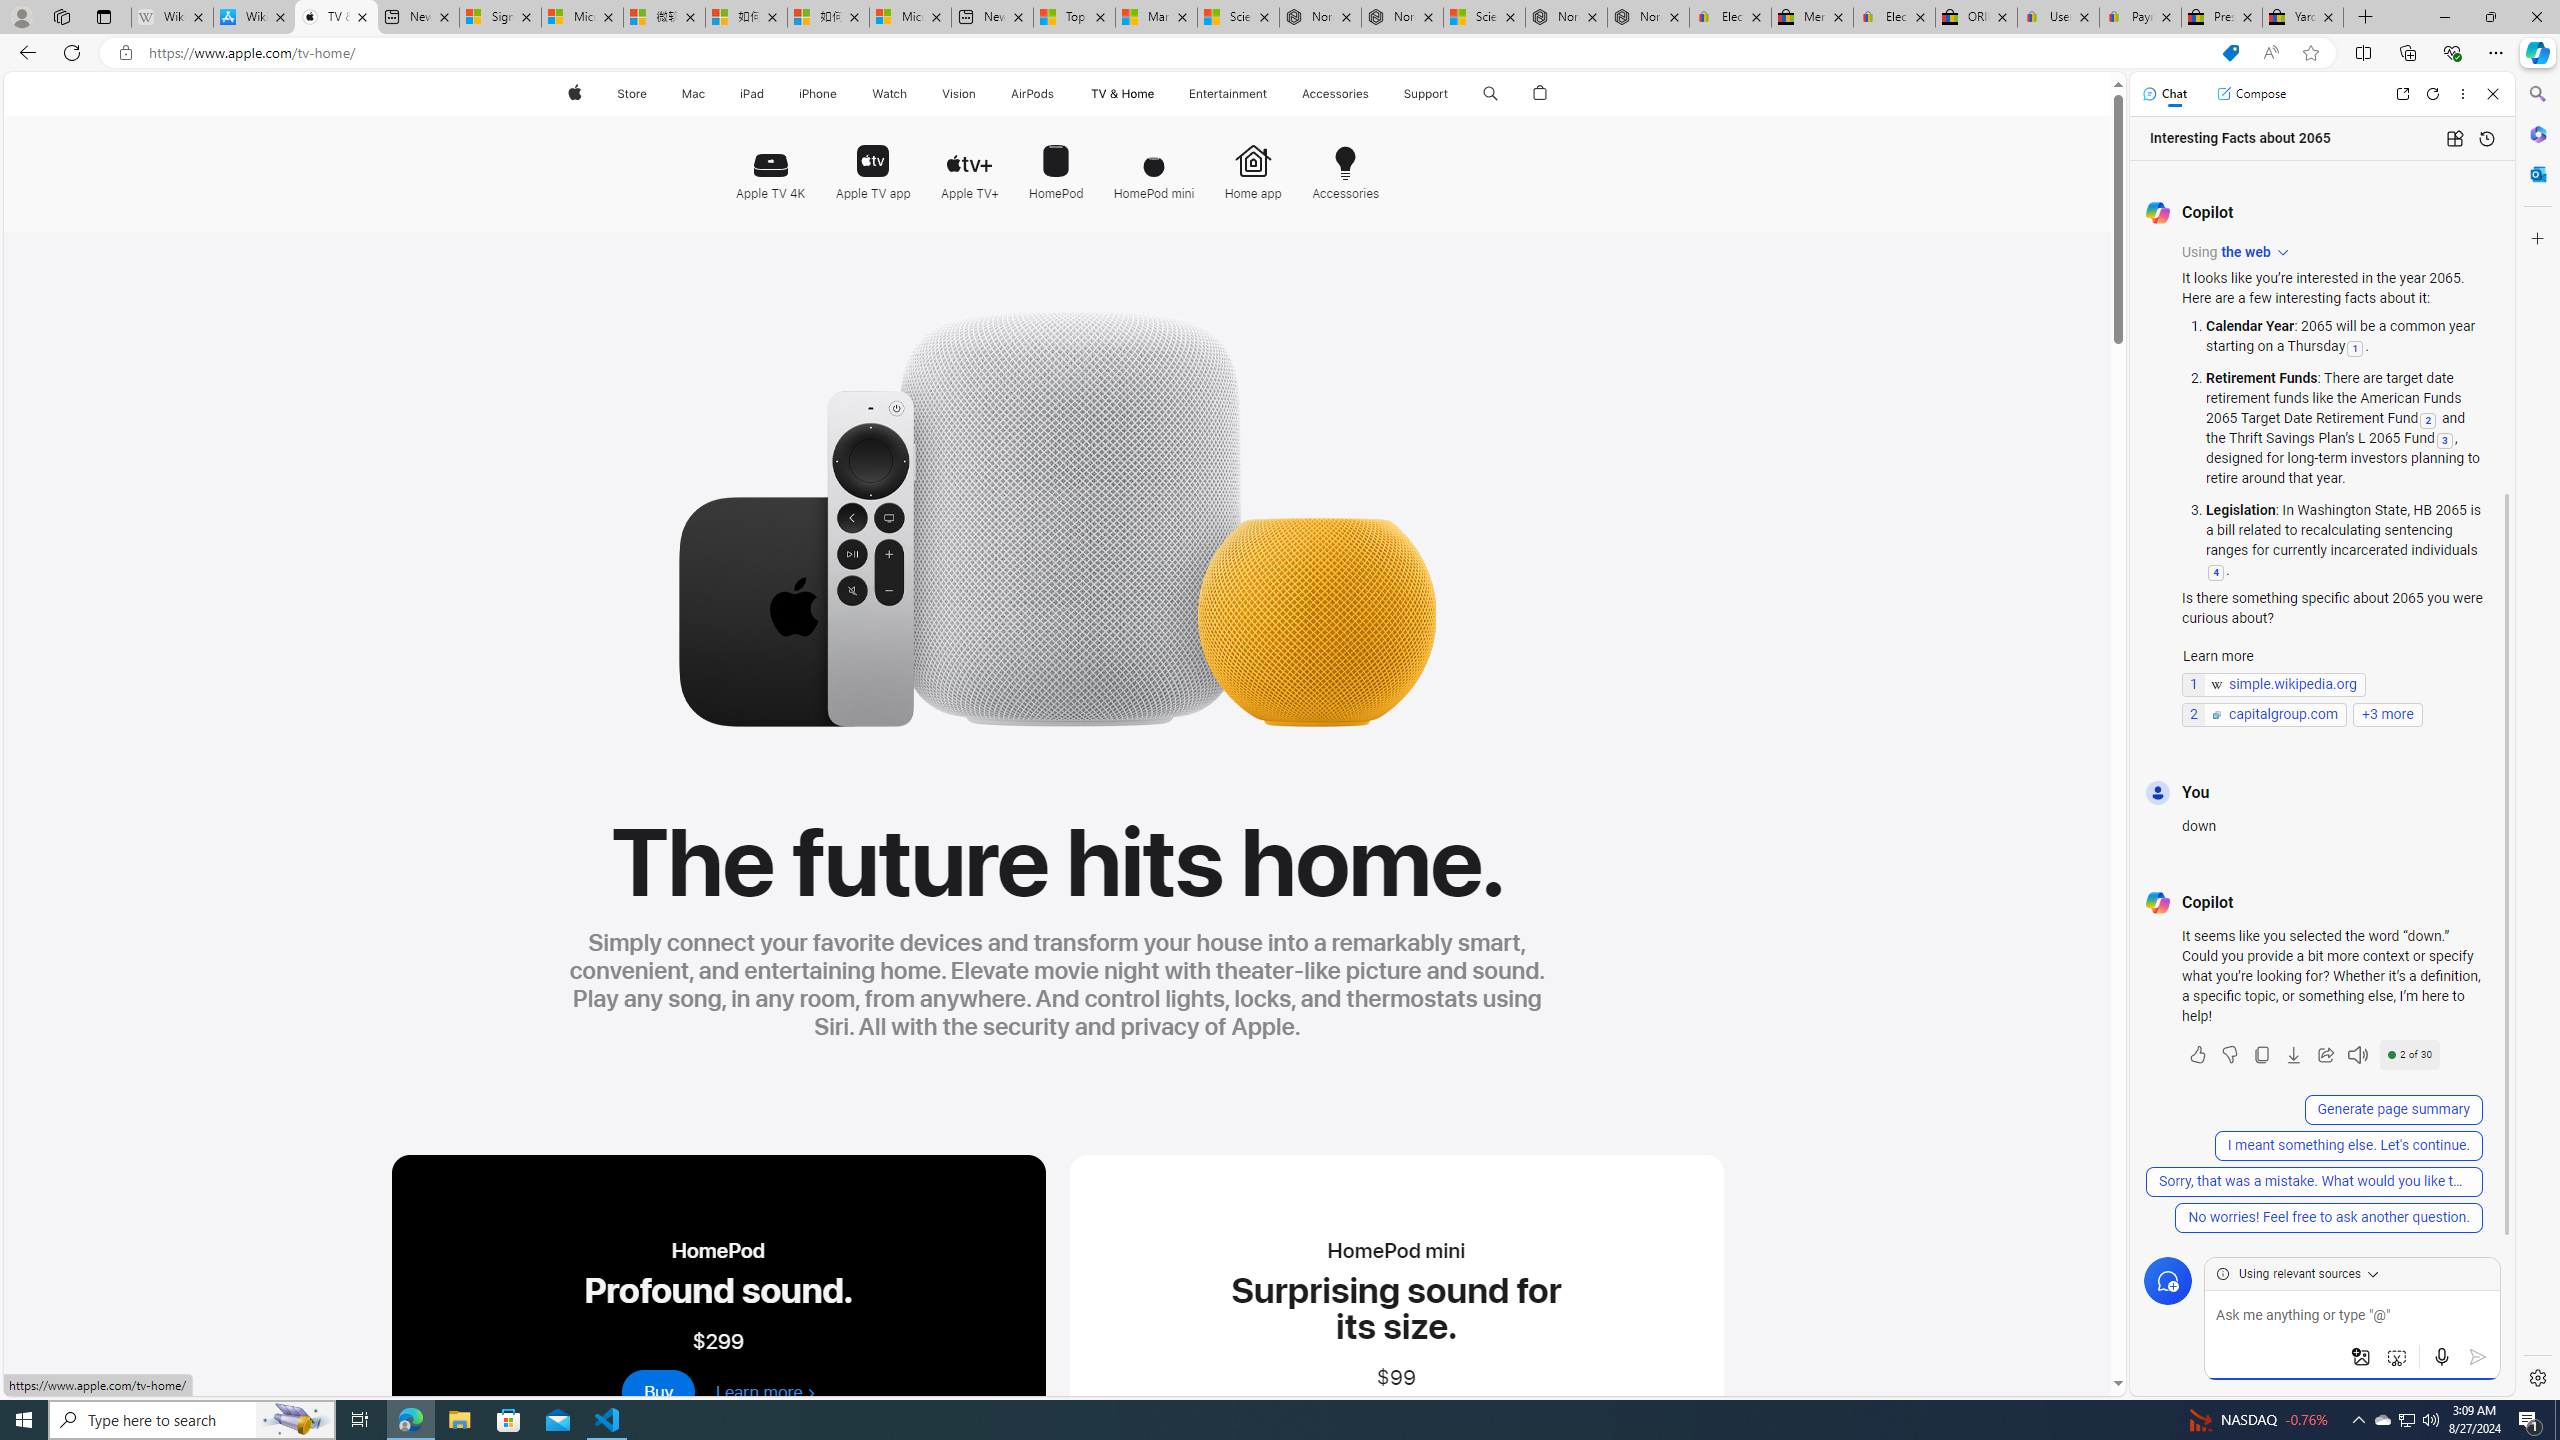 The image size is (2560, 1440). I want to click on 'Shopping in Microsoft Edge', so click(2230, 53).